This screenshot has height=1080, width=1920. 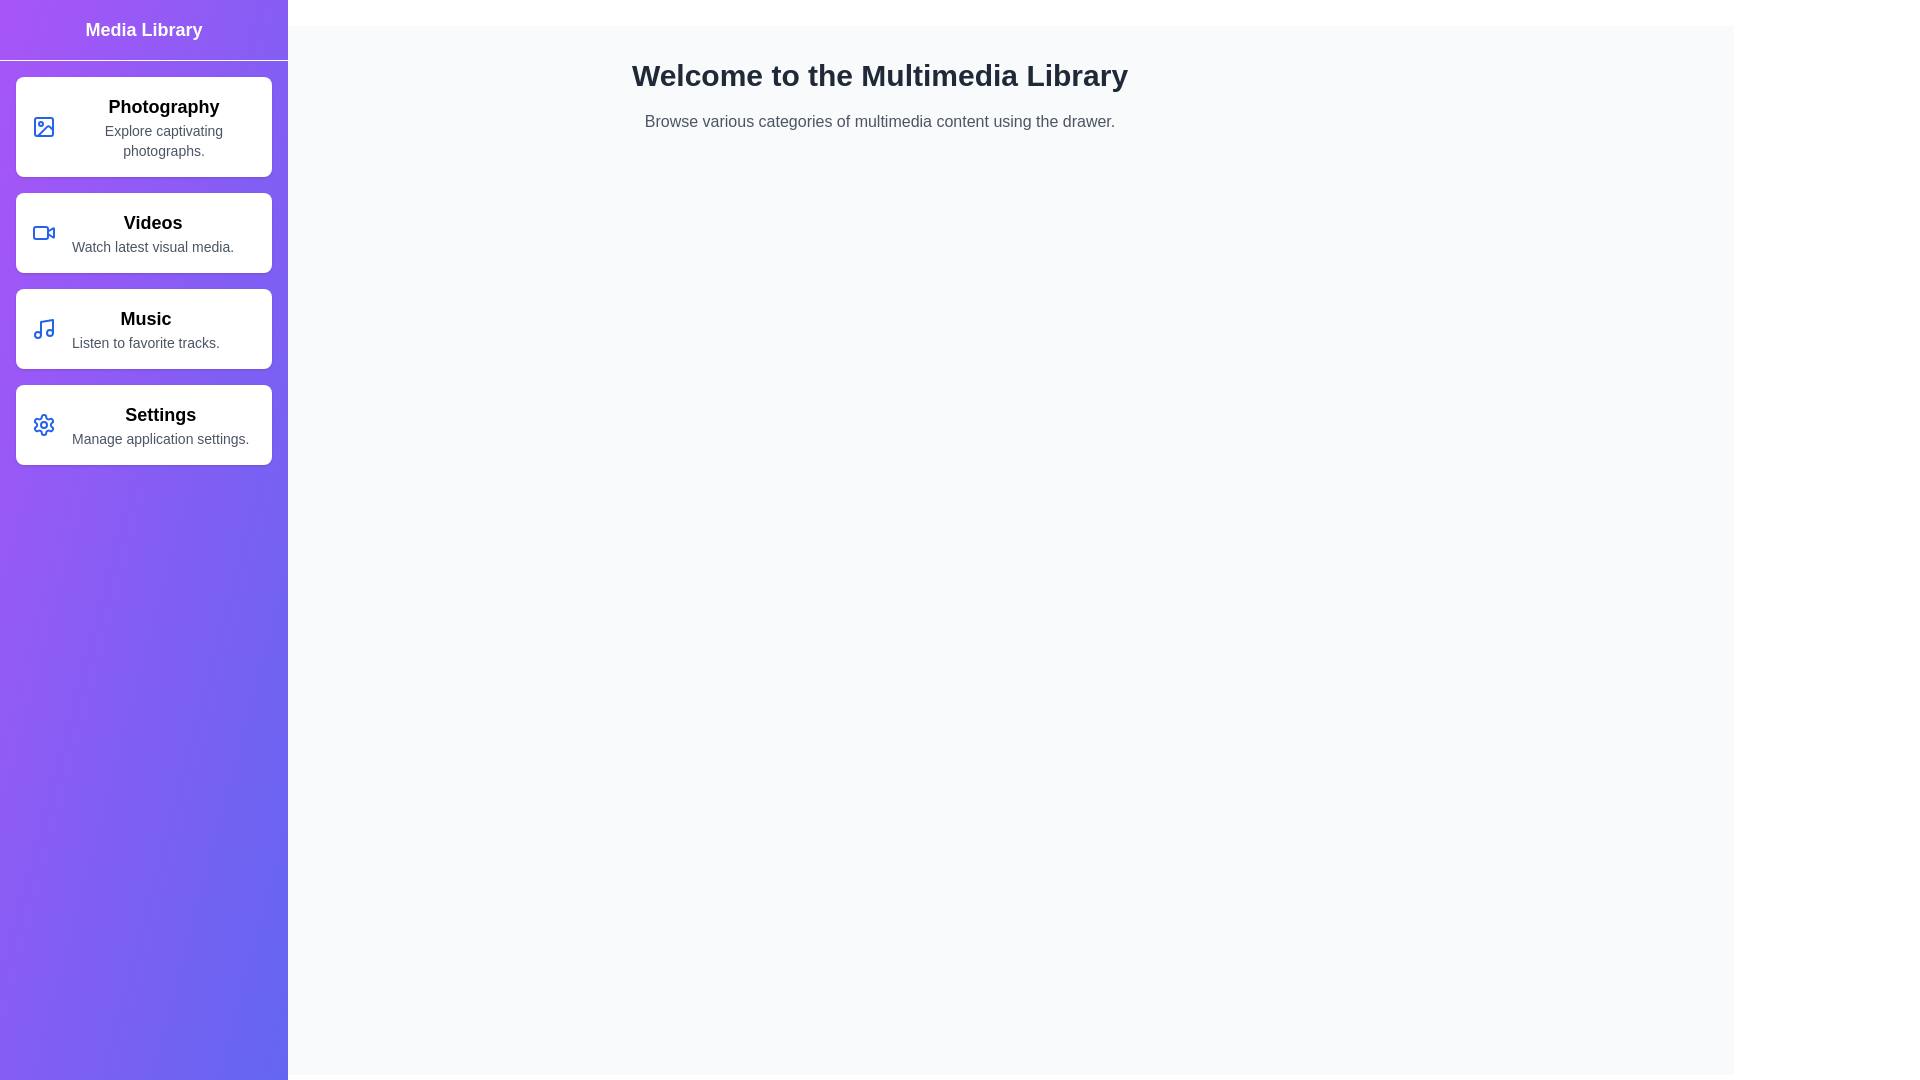 I want to click on the Videos category in the MultimediaDrawer, so click(x=143, y=231).